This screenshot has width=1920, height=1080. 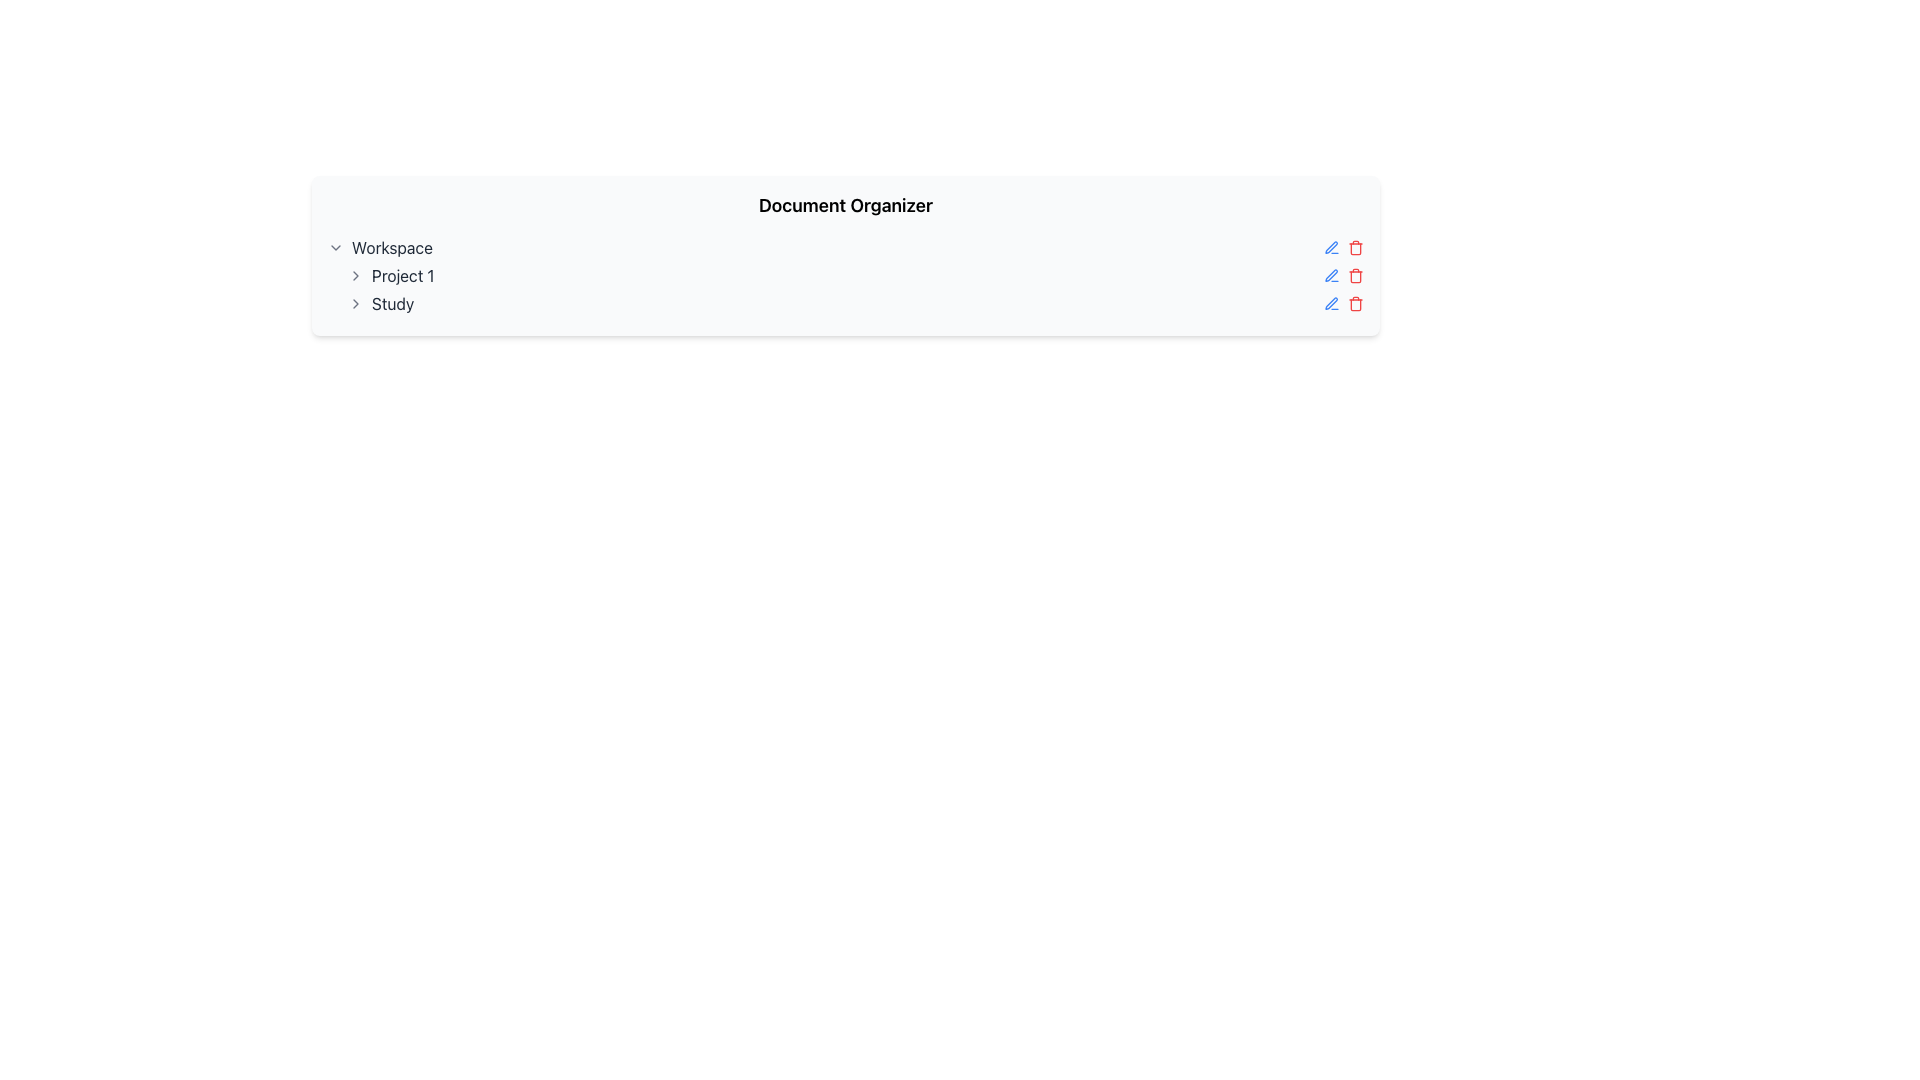 I want to click on the gray chevron icon pointing to the right, located to the left of the 'Study' label, so click(x=355, y=304).